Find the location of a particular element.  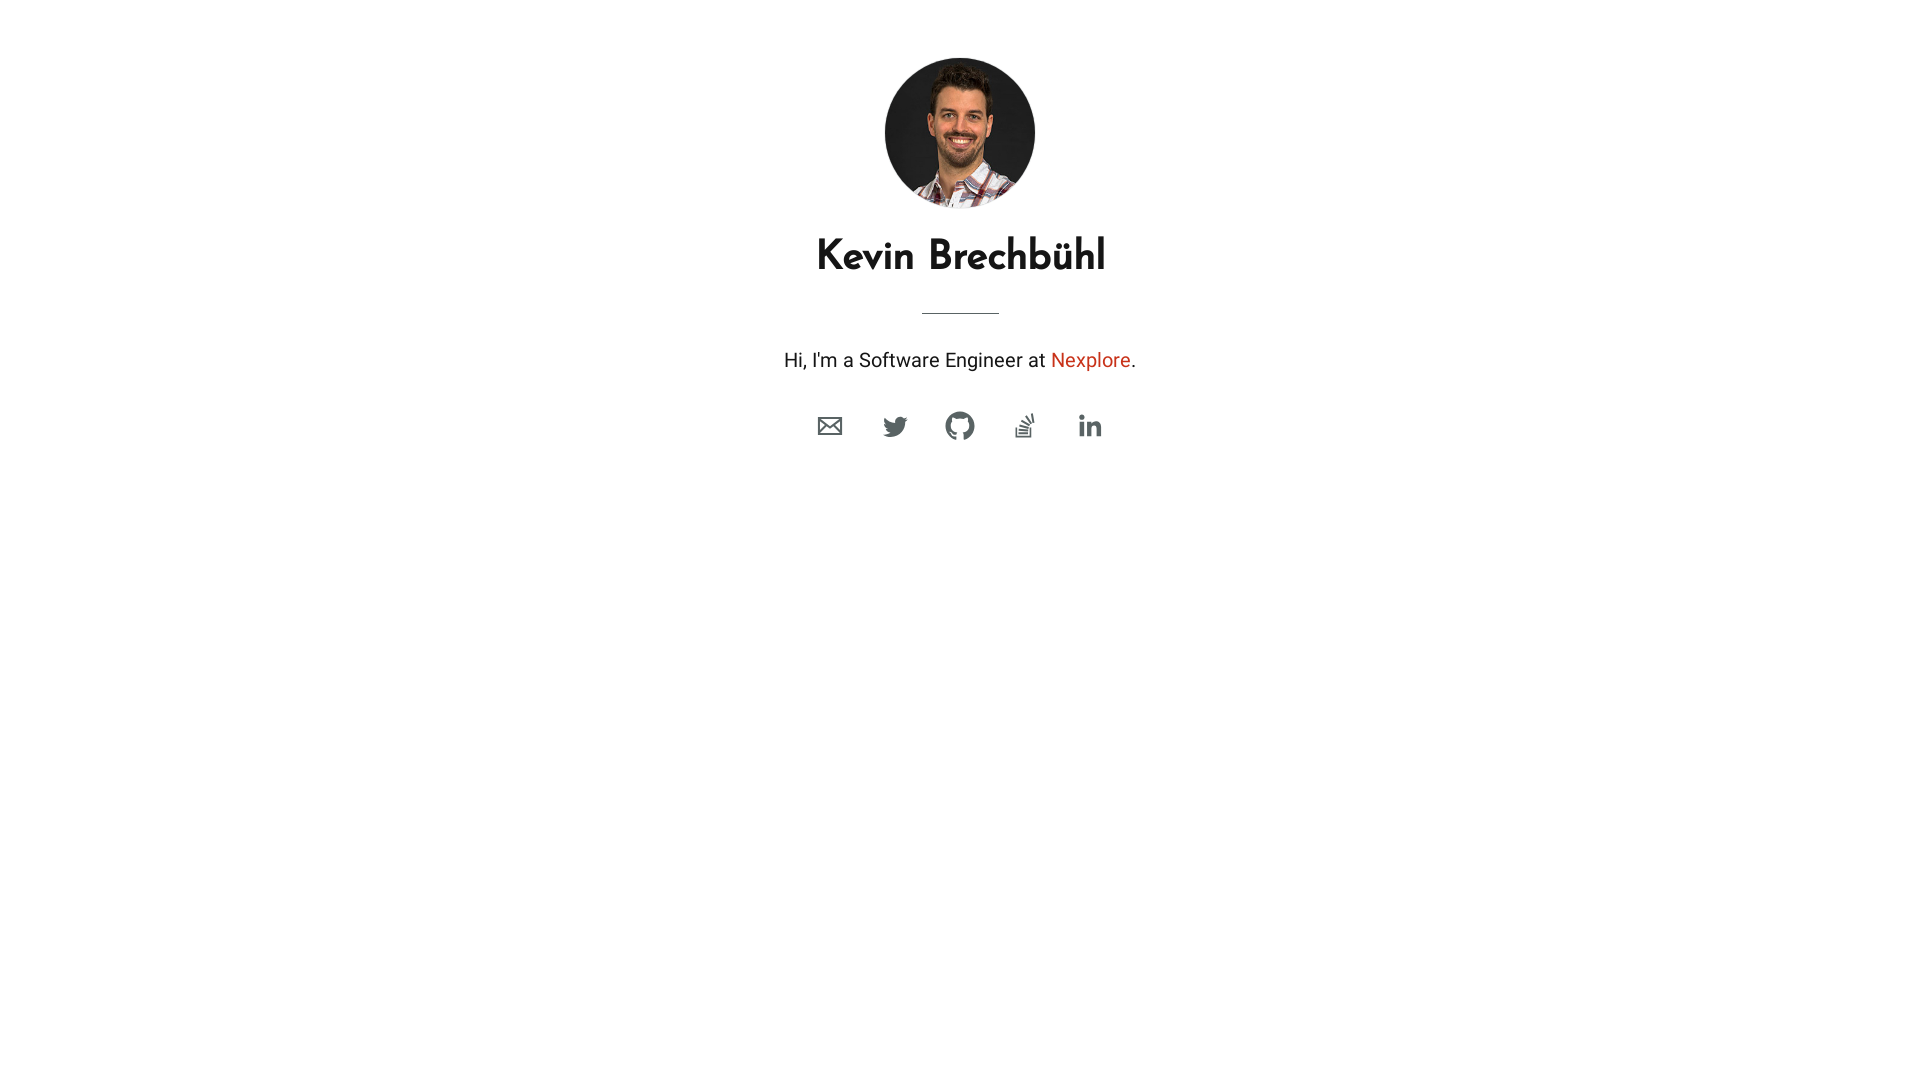

'Nexplore' is located at coordinates (1050, 358).